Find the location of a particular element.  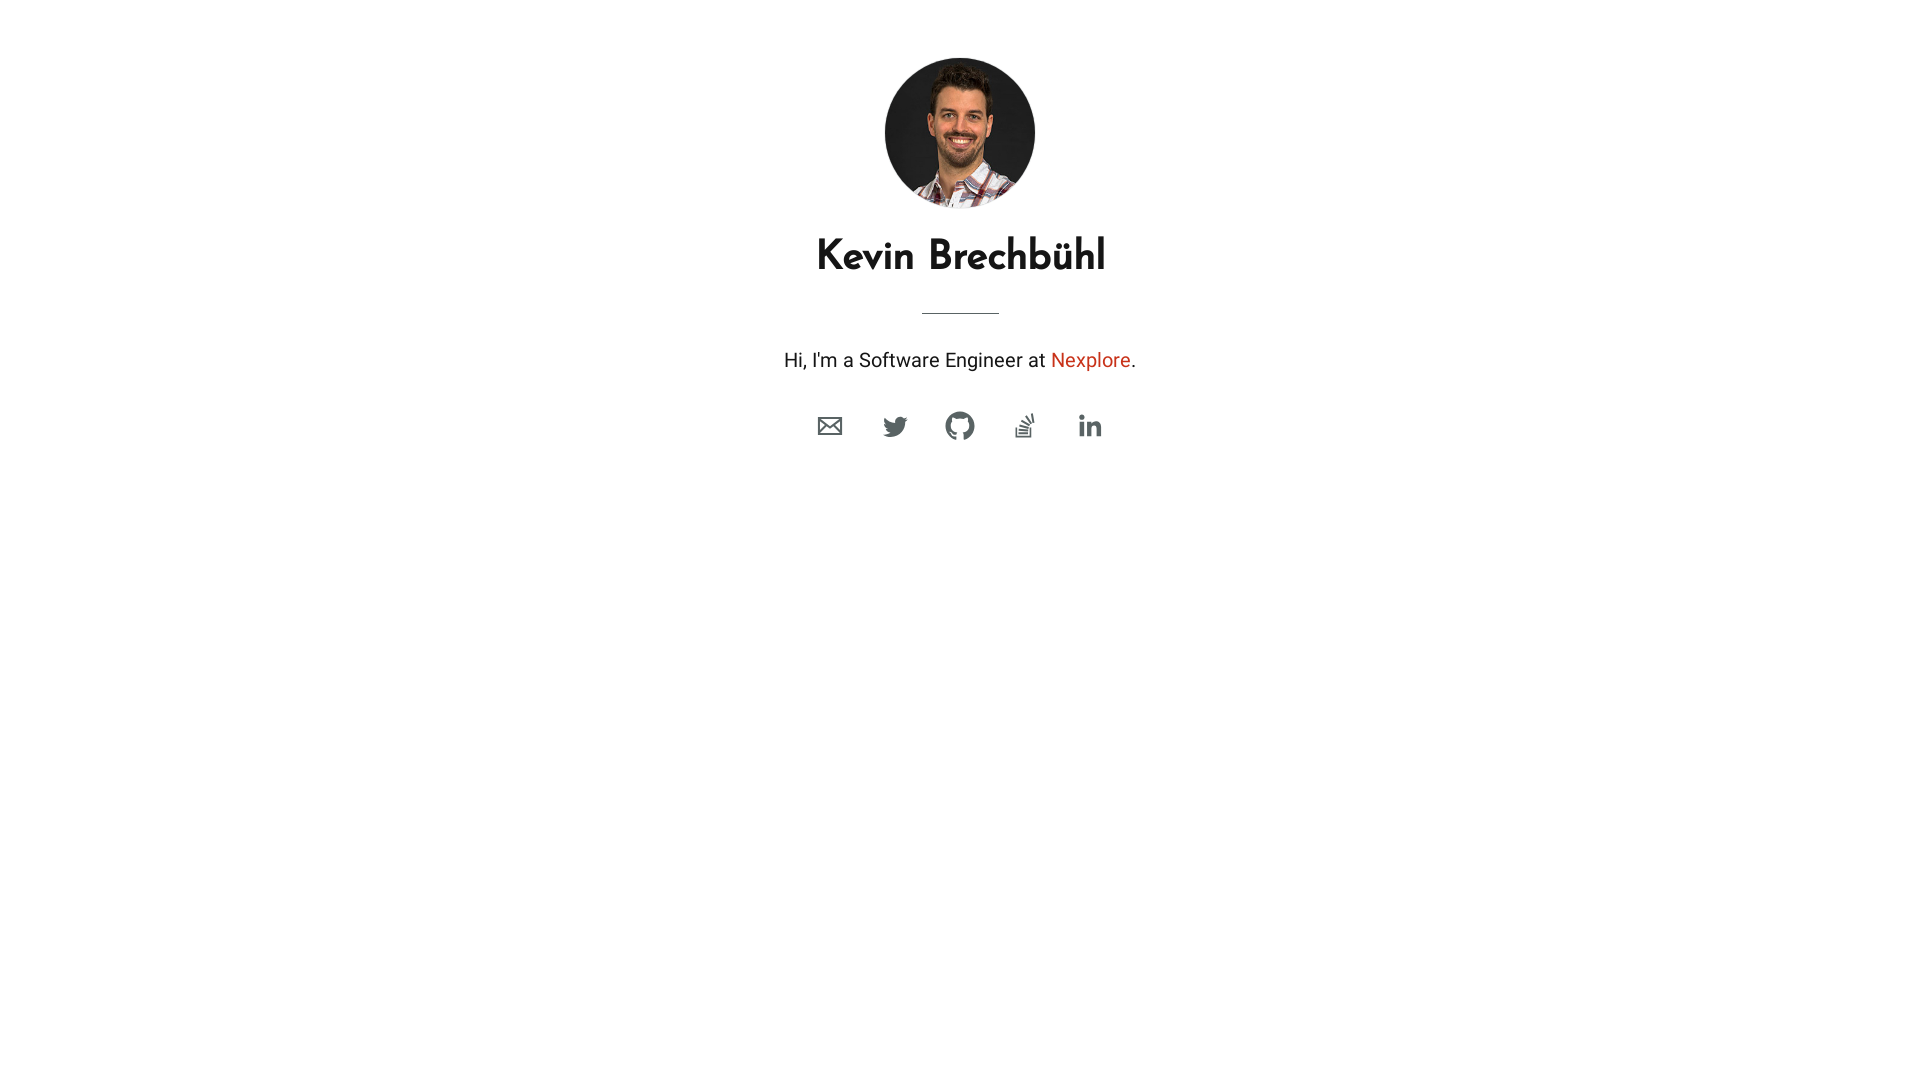

'Nexplore' is located at coordinates (1050, 358).